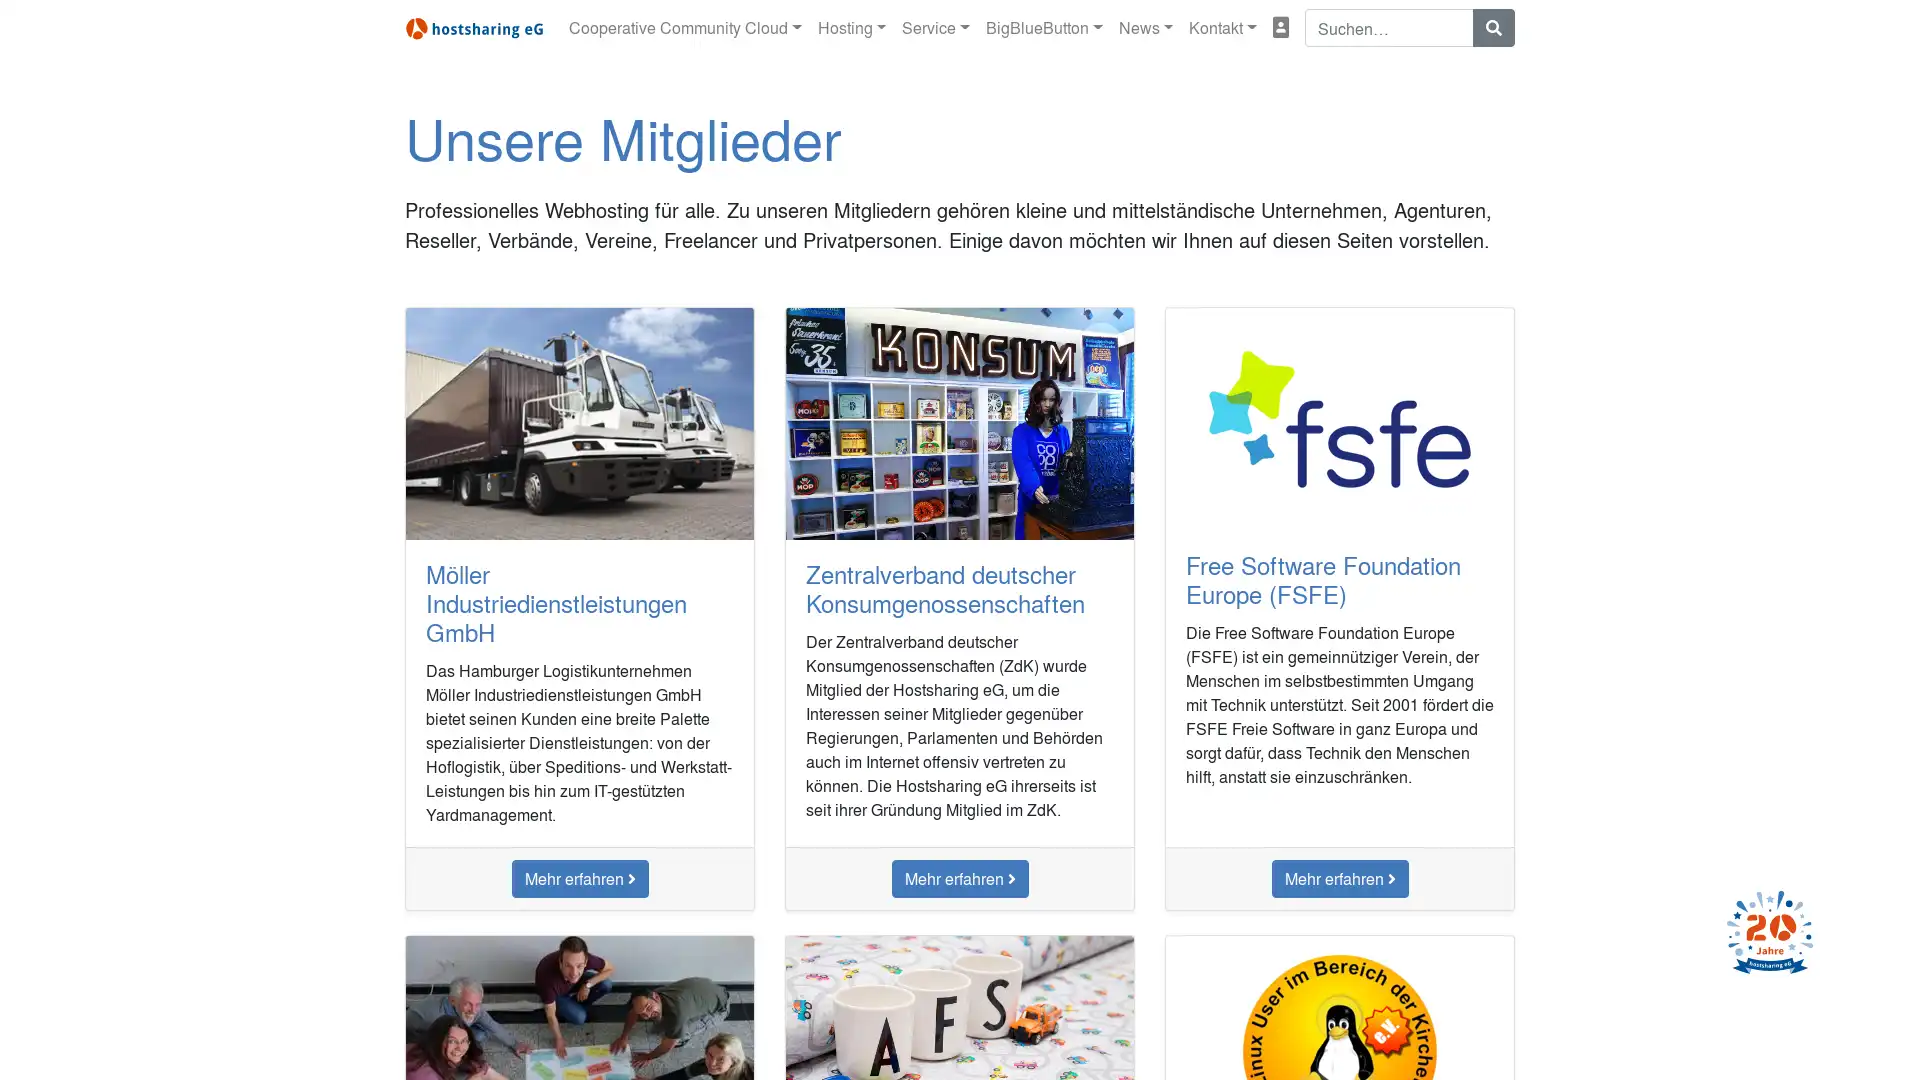 The height and width of the screenshot is (1080, 1920). I want to click on Suchen, so click(1493, 27).